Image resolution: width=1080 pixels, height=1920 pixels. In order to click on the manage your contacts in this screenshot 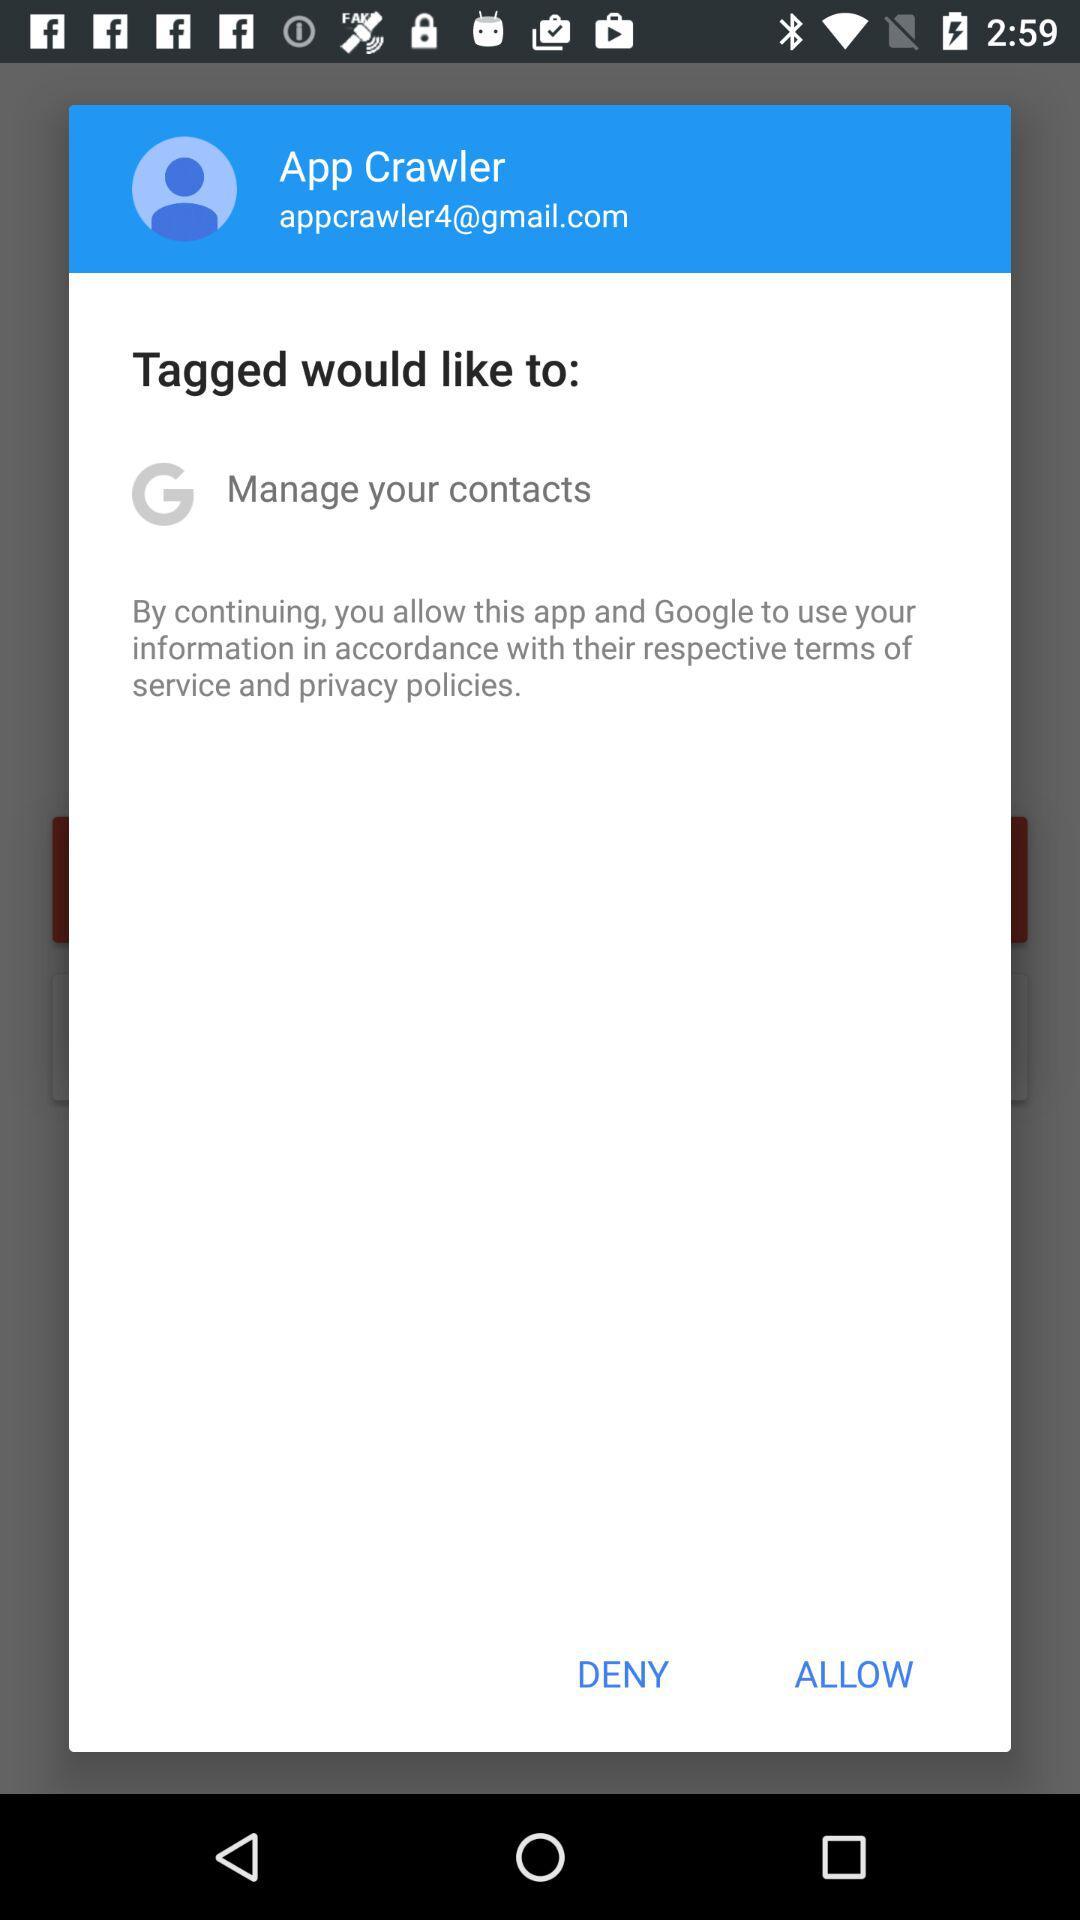, I will do `click(408, 487)`.